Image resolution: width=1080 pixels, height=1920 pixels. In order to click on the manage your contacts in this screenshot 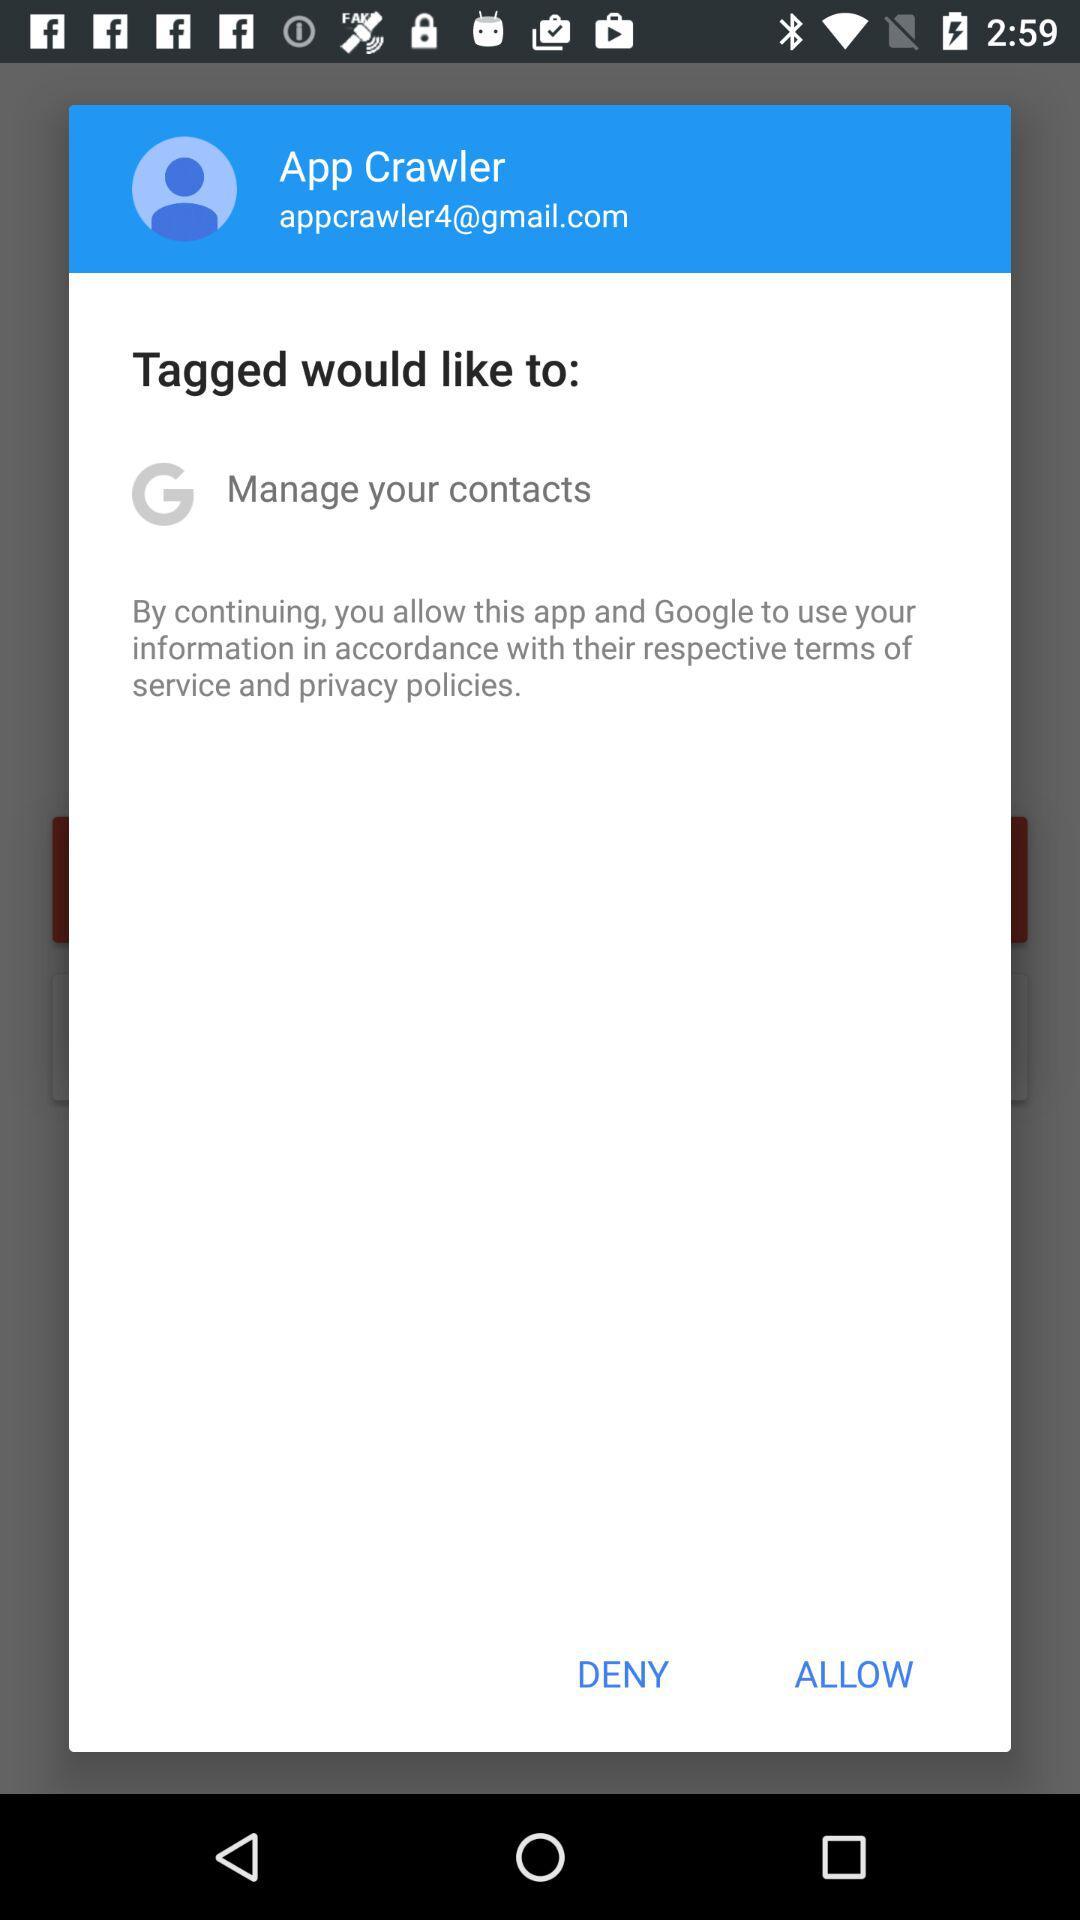, I will do `click(408, 487)`.